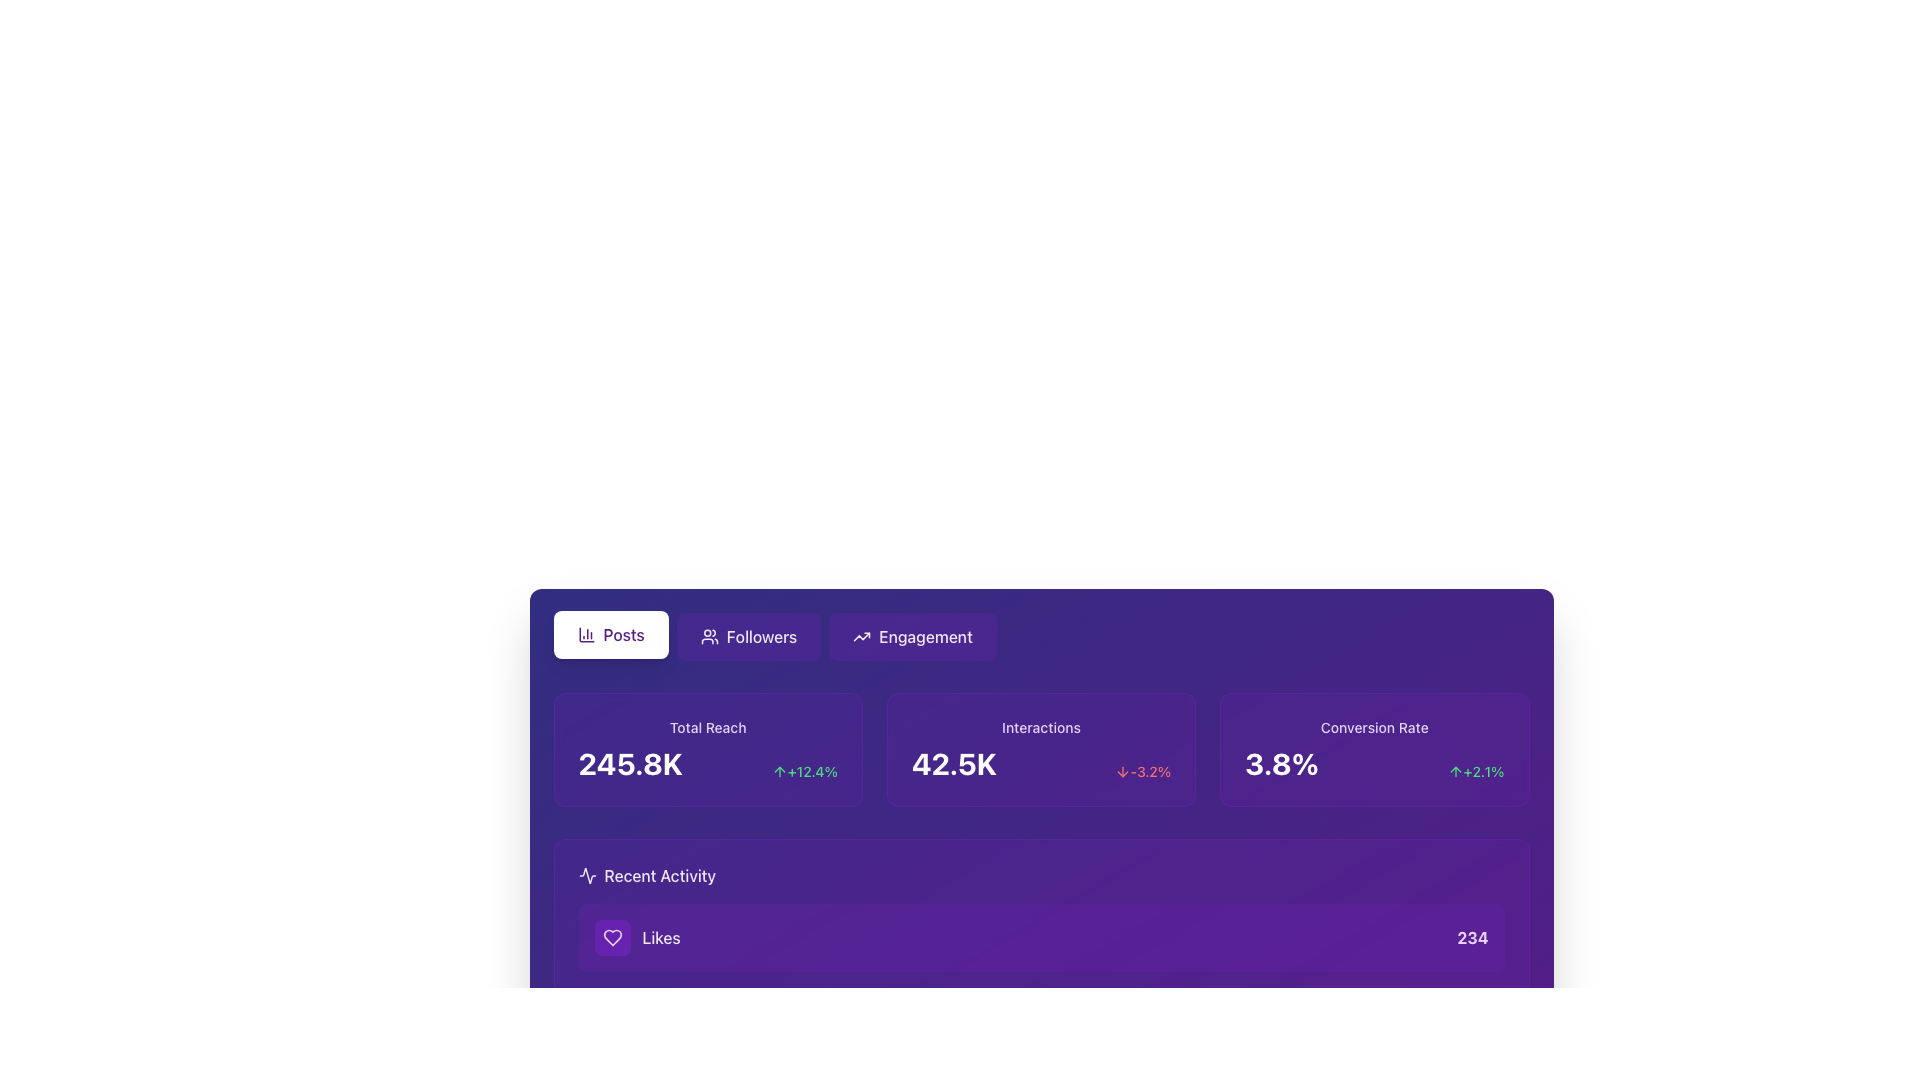 This screenshot has width=1920, height=1080. I want to click on the text label displaying '245.8K' in bold white text on a purple background, which is part of the 'Total Reach' card, so click(629, 763).